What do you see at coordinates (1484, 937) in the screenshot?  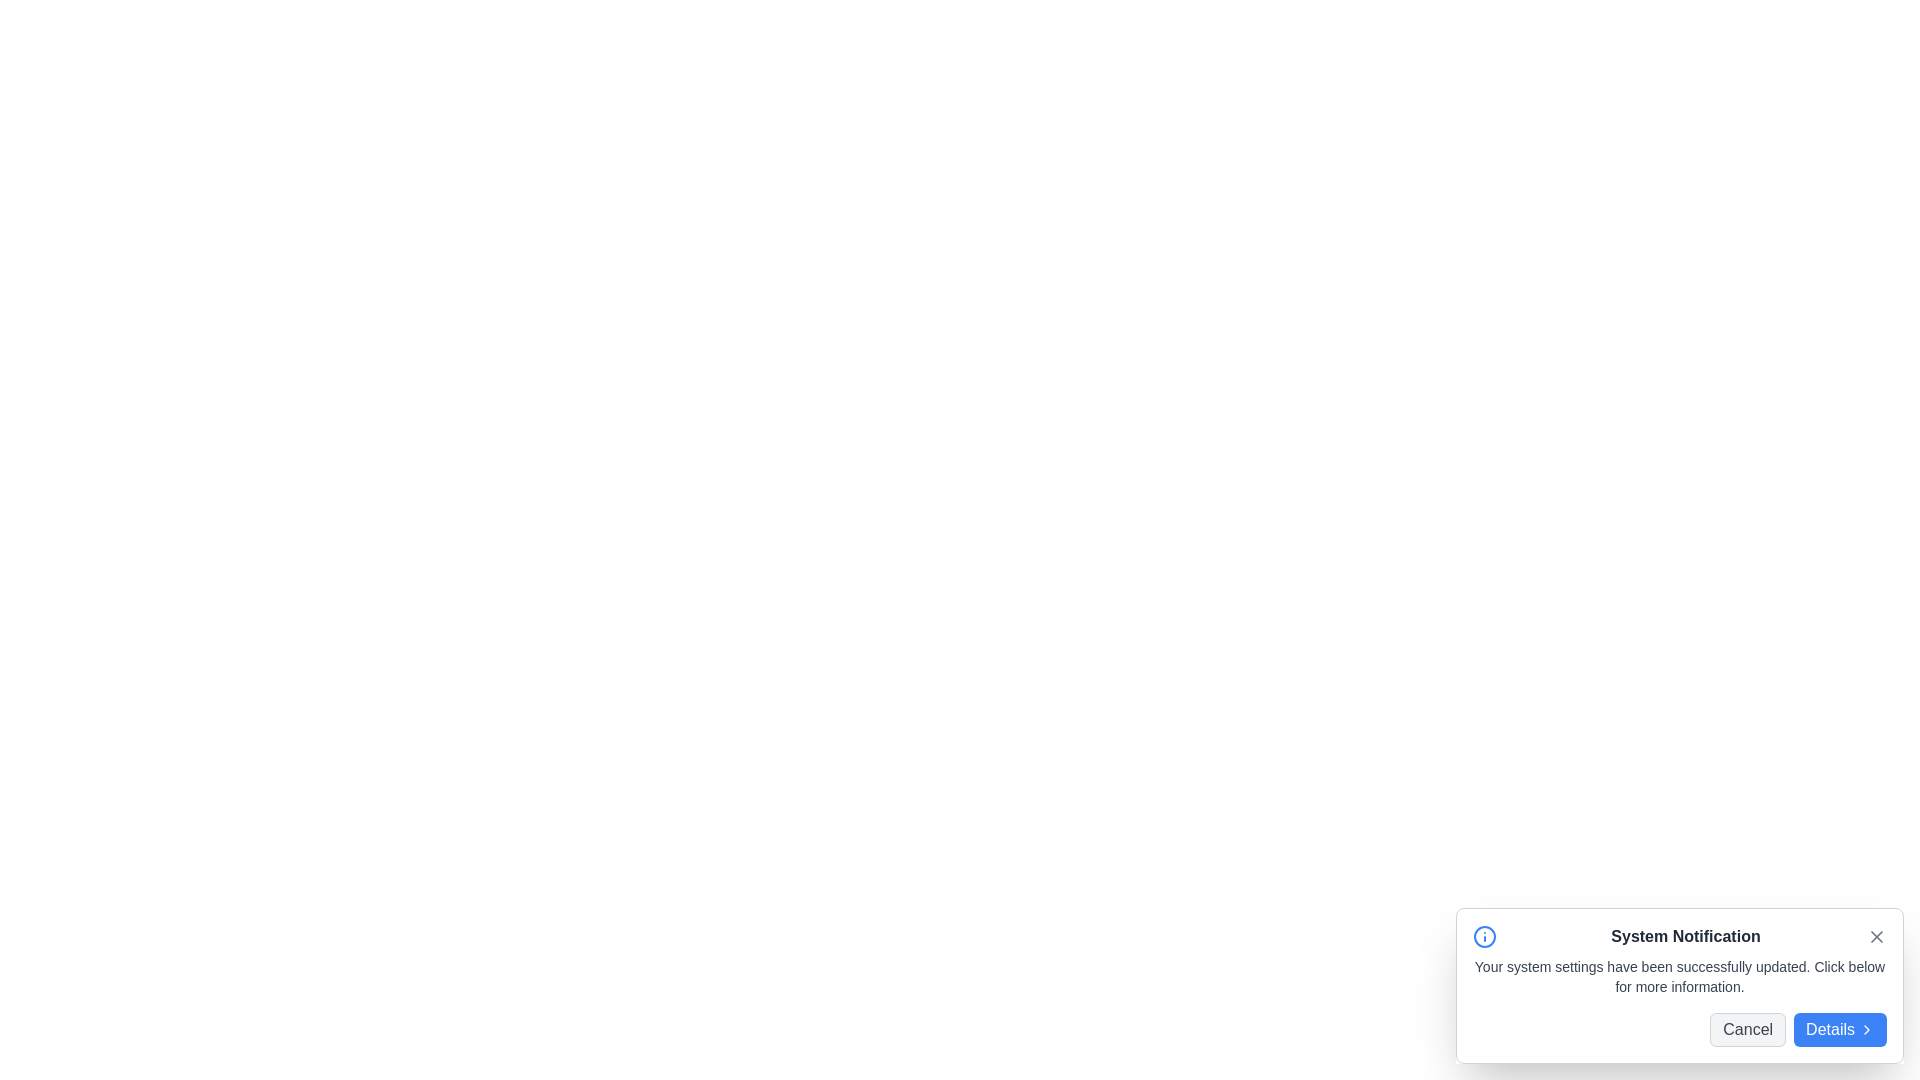 I see `the circular blue icon with a hollow center and an embedded exclamation mark, located to the left of the text 'System Notification'` at bounding box center [1484, 937].